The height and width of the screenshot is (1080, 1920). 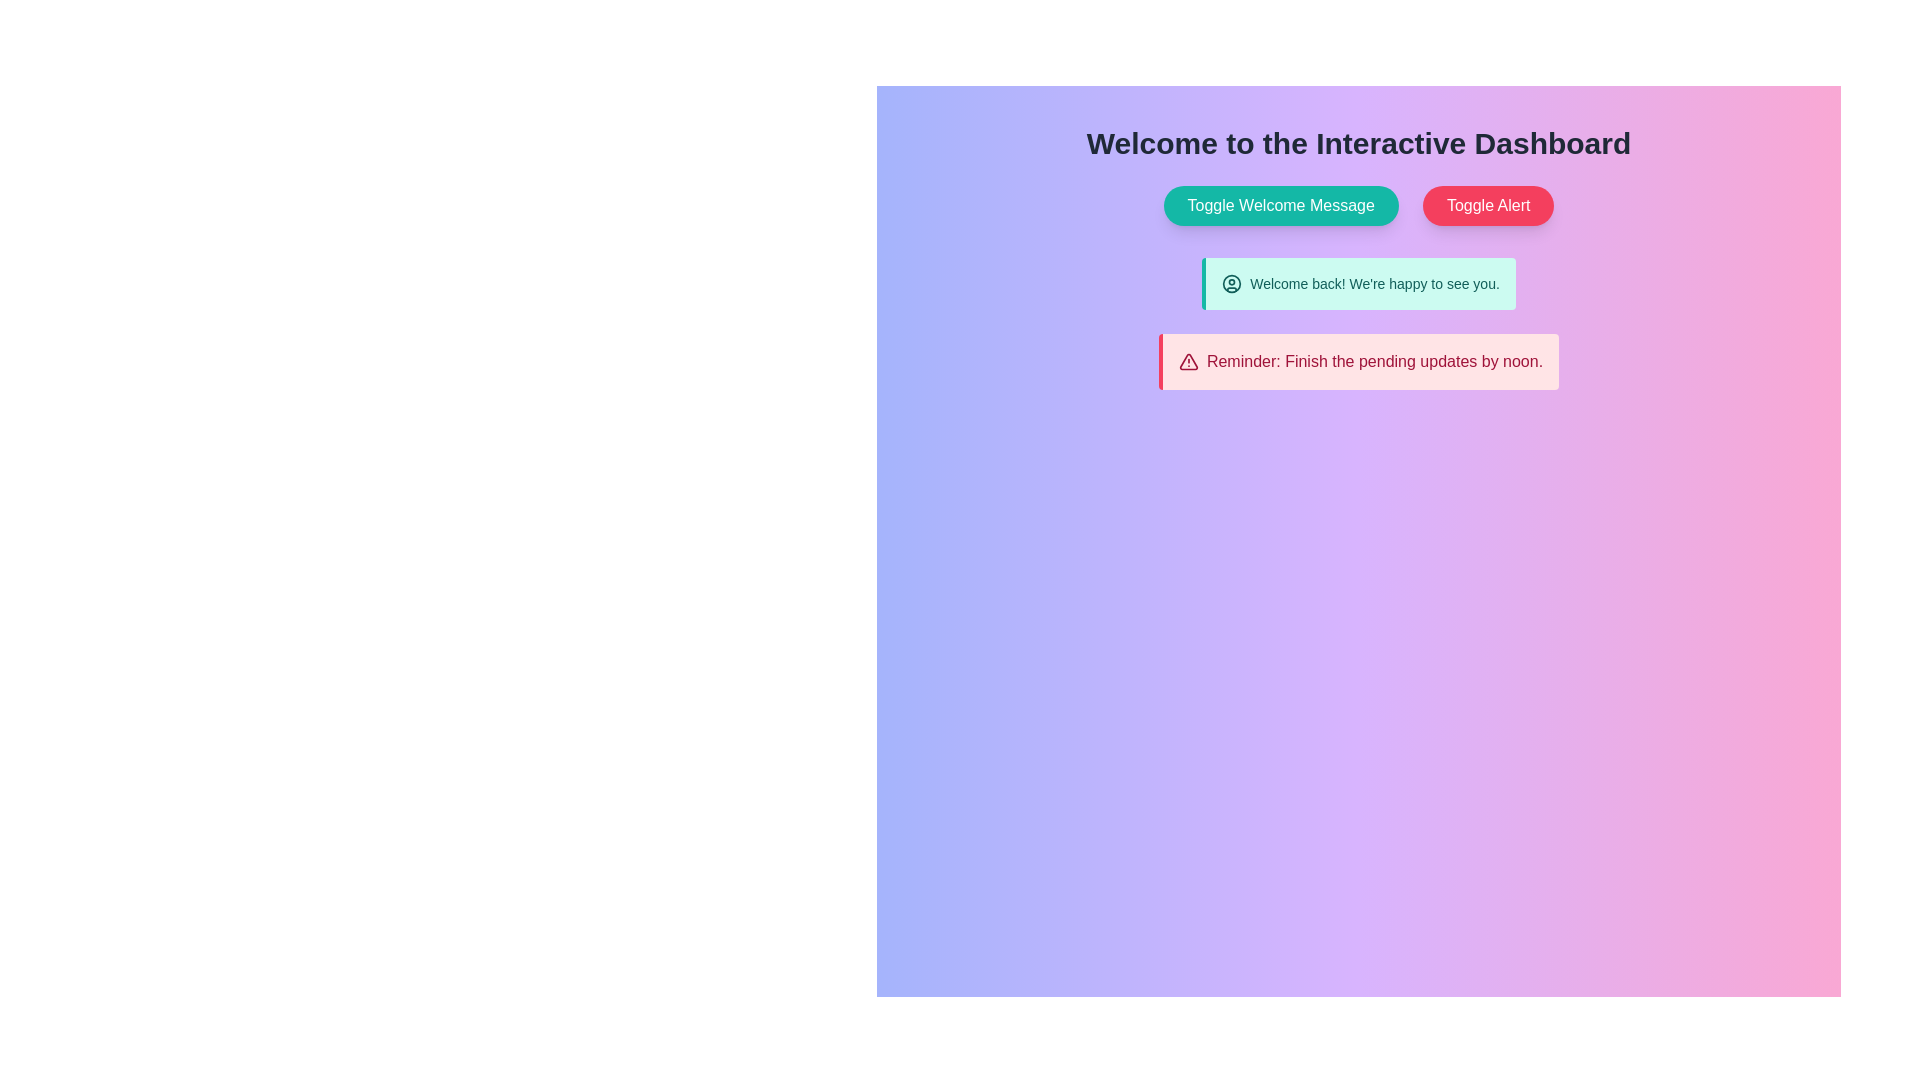 What do you see at coordinates (1281, 205) in the screenshot?
I see `the toggle button for activating or deactivating the welcome message feature` at bounding box center [1281, 205].